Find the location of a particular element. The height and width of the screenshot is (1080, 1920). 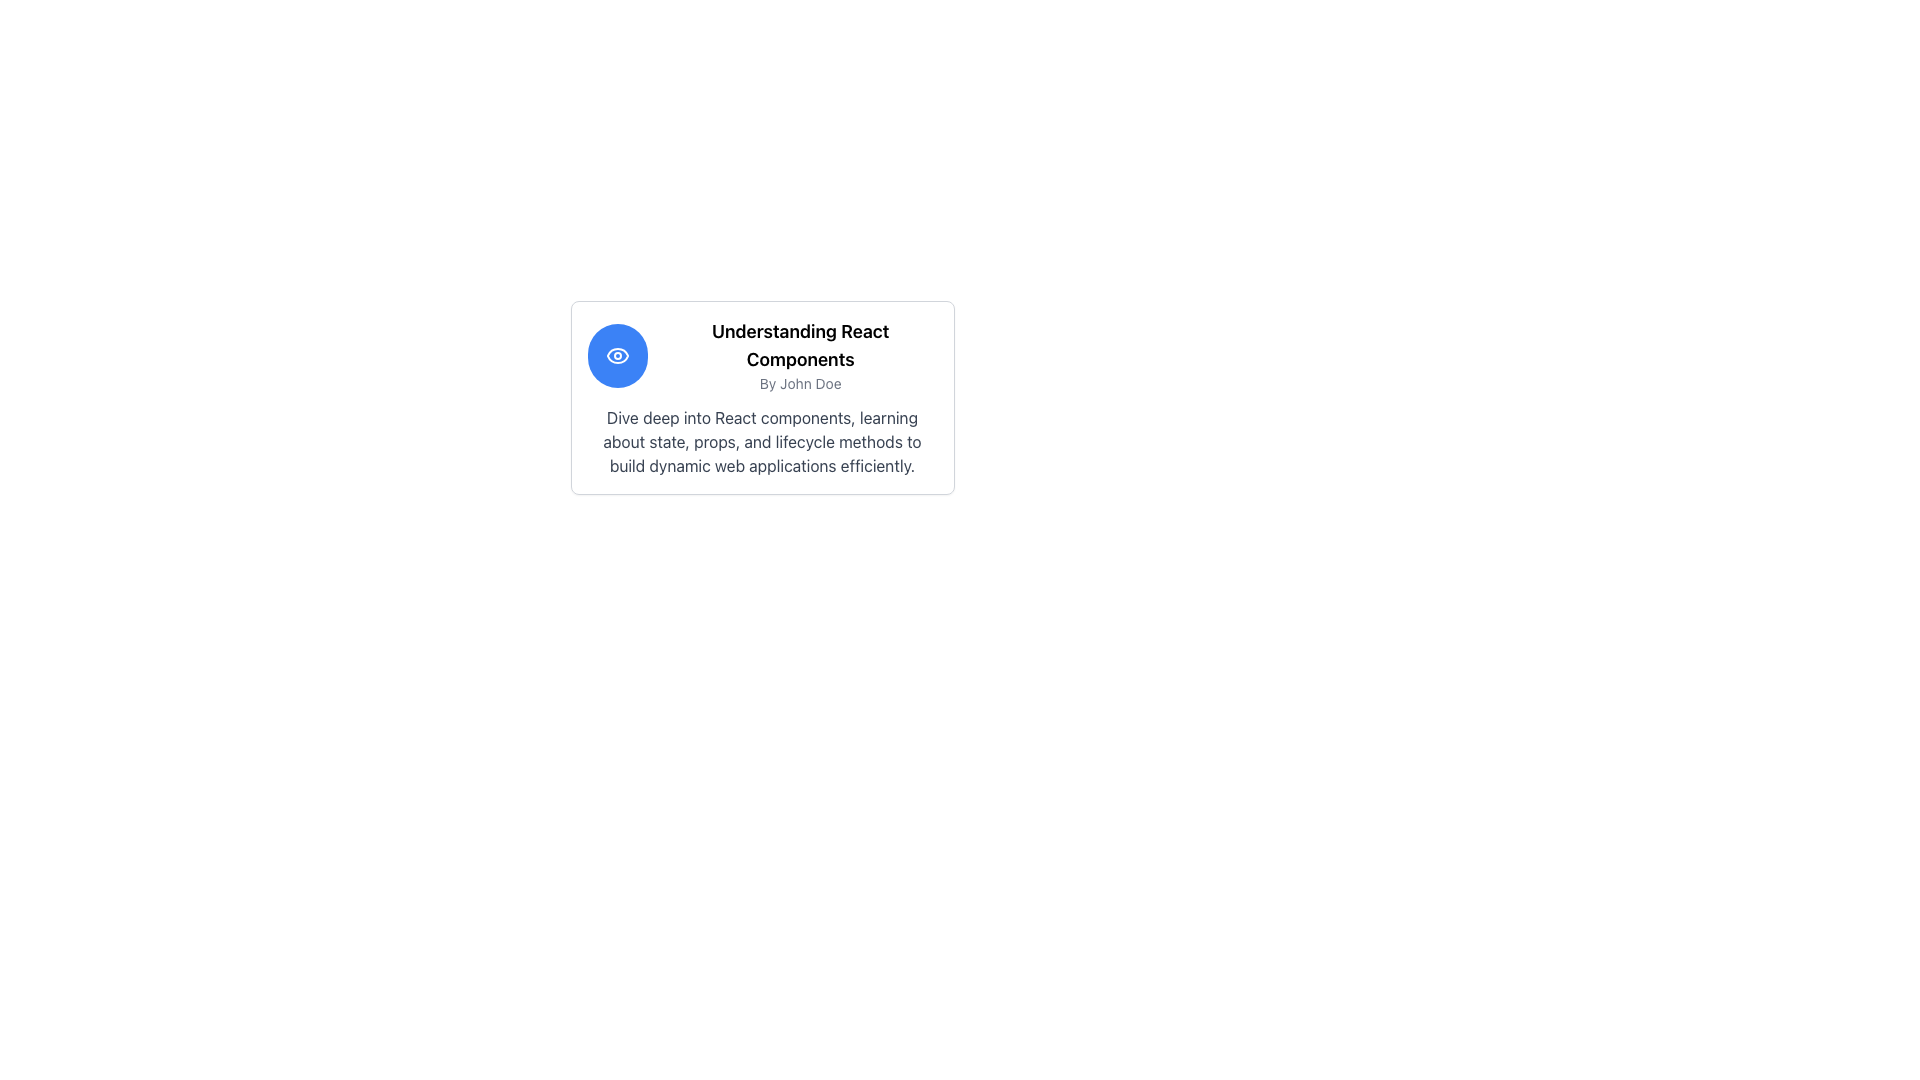

the Informational Card titled 'Understanding React Components' by John Doe, which is displayed prominently in a card-like component with rounded corners and a shadow effect is located at coordinates (761, 397).